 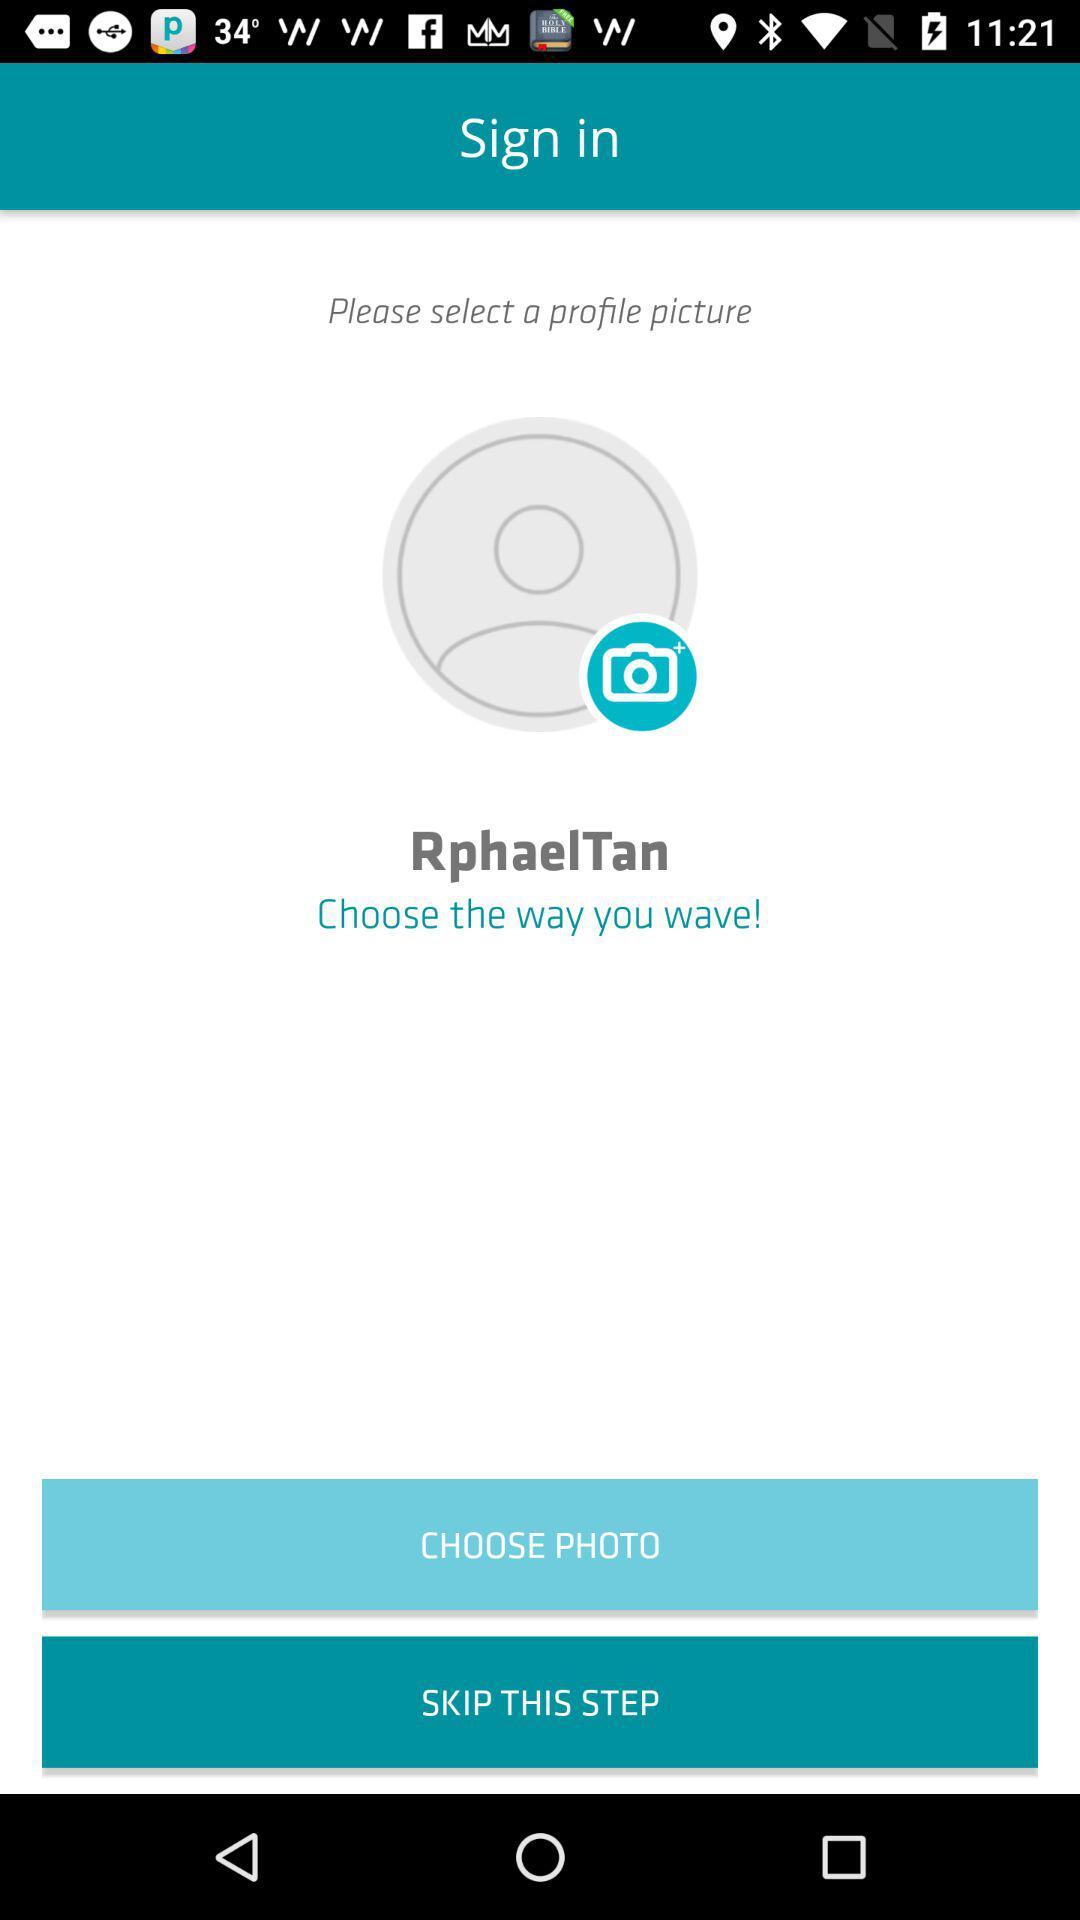 I want to click on the icon above the rphaeltan, so click(x=638, y=672).